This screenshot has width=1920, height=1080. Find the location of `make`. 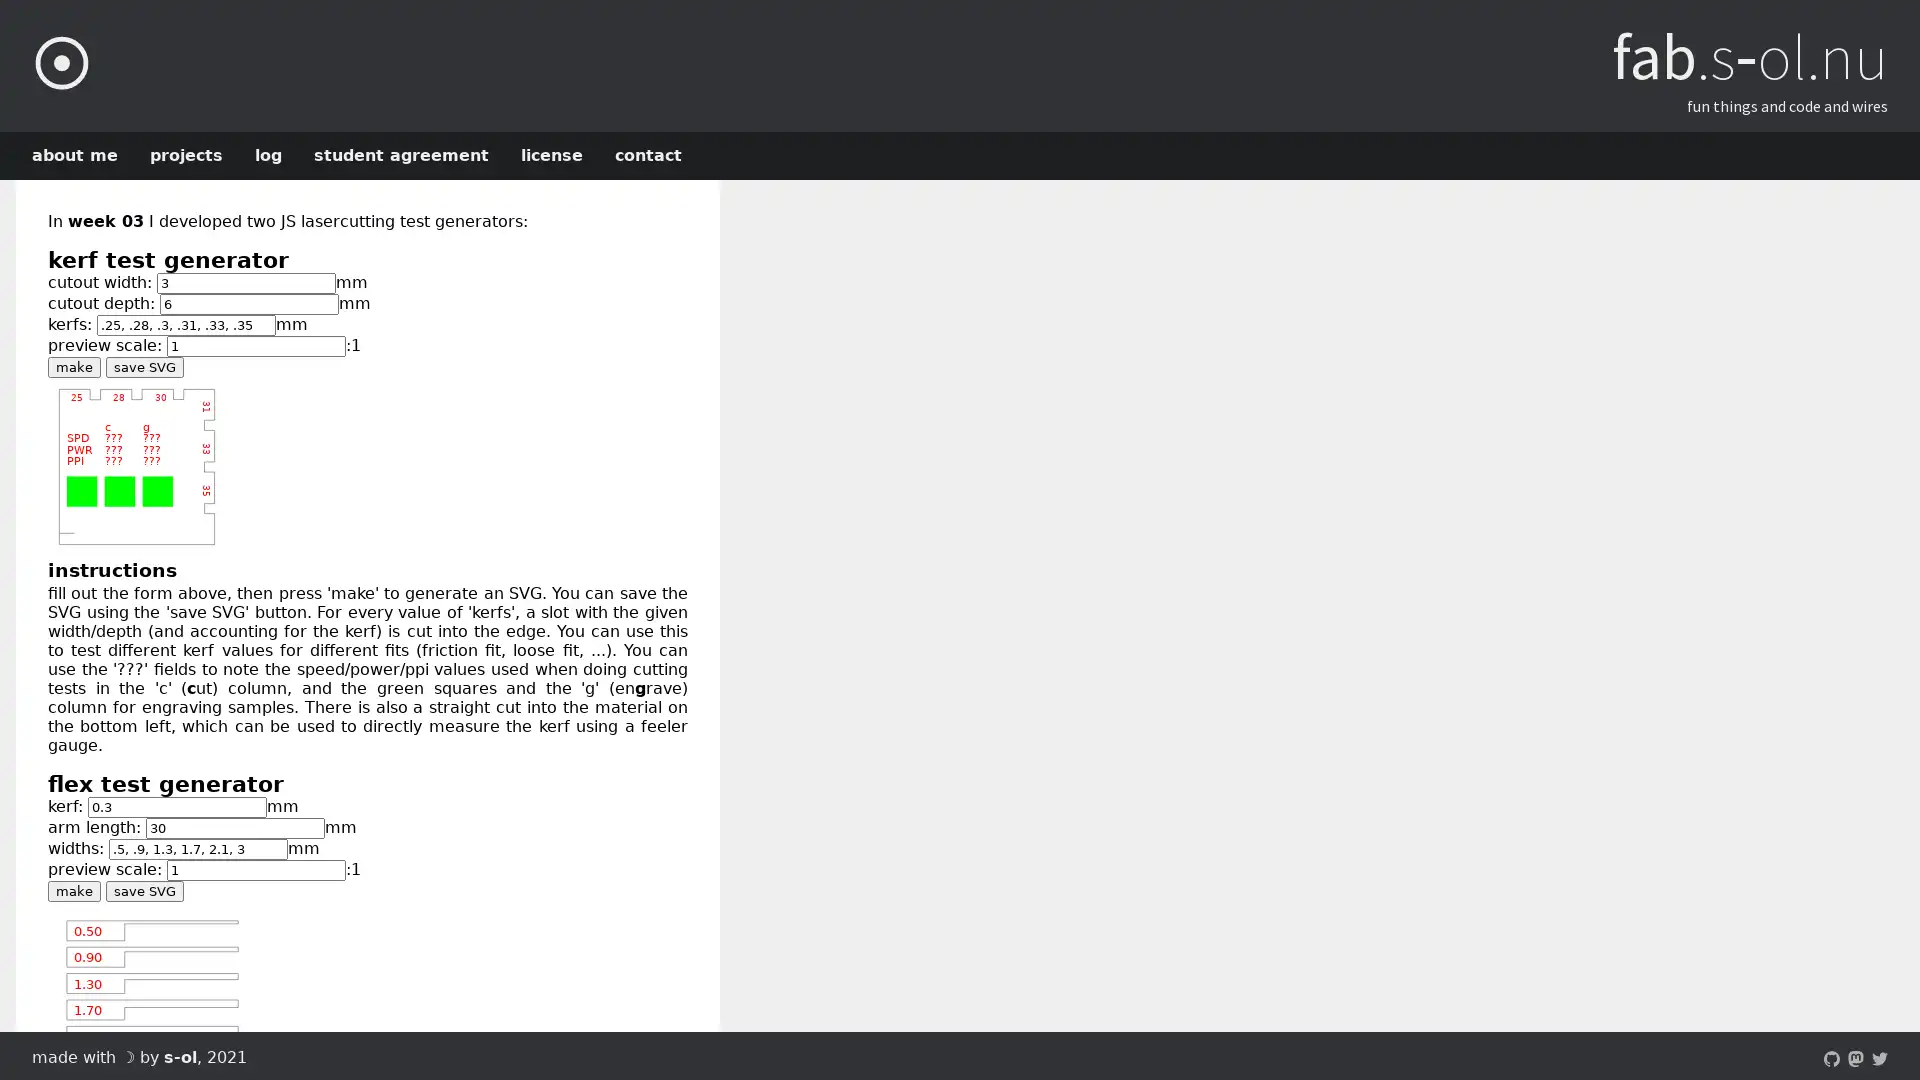

make is located at coordinates (74, 367).